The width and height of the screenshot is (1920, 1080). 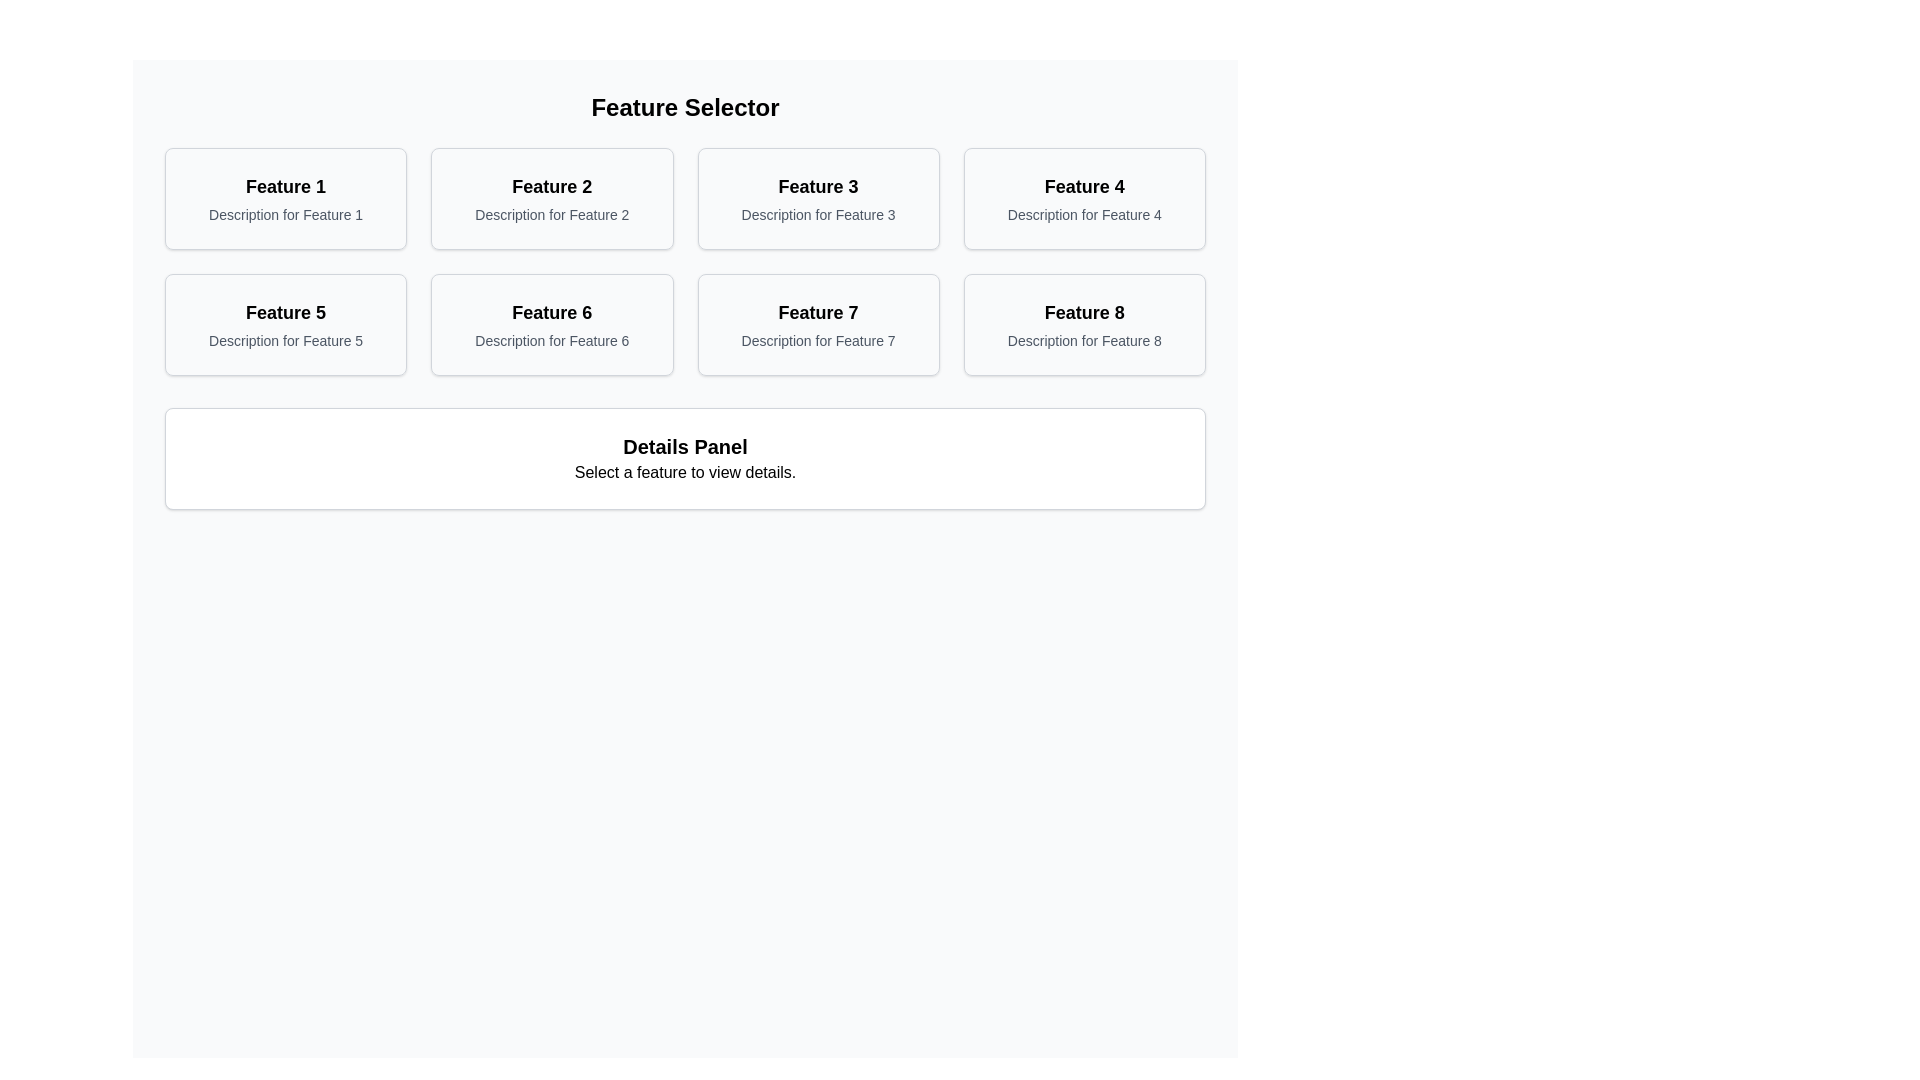 What do you see at coordinates (1083, 339) in the screenshot?
I see `secondary description text 'Description for Feature 8' located below the bold header 'Feature 8' in the bottom-right corner of the feature selection interface` at bounding box center [1083, 339].